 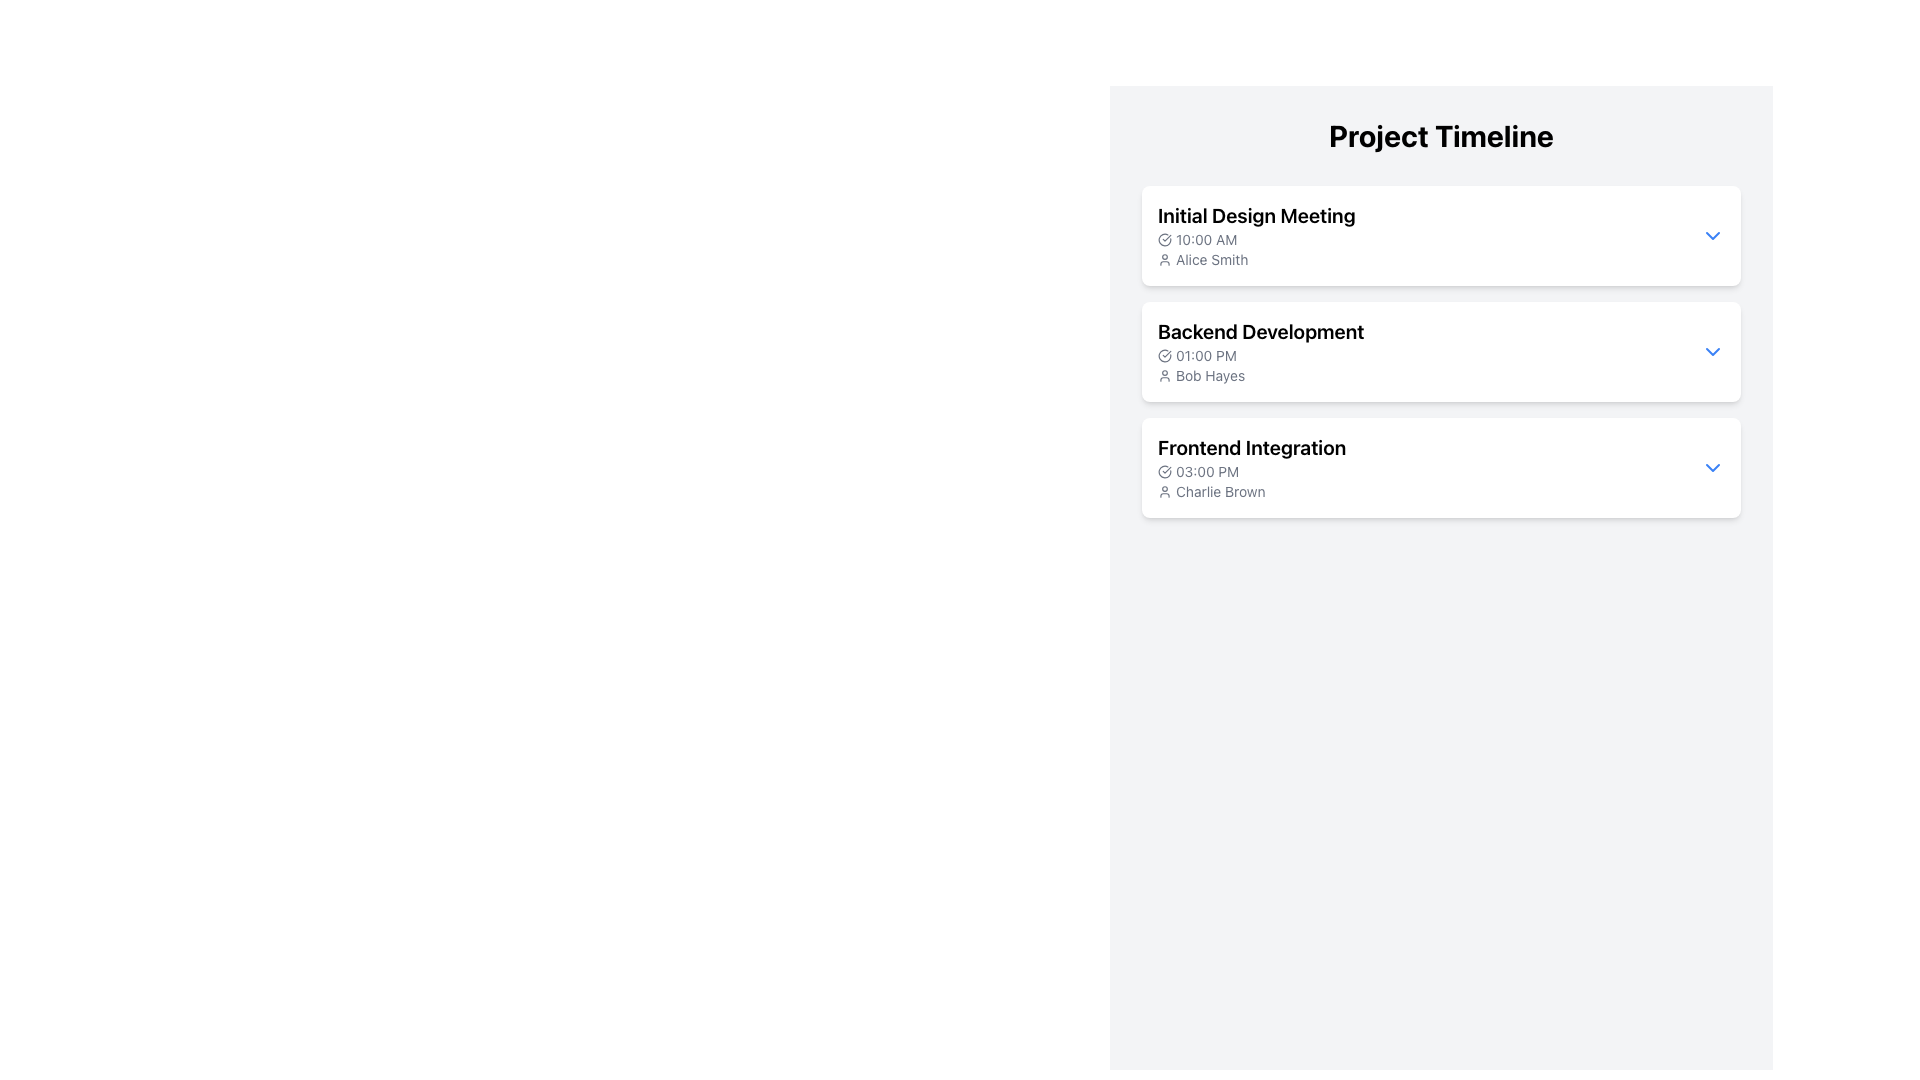 What do you see at coordinates (1441, 135) in the screenshot?
I see `the prominent textual heading that reads 'Project Timeline', which is styled in bold and large font and is centrally aligned at the top of the section` at bounding box center [1441, 135].